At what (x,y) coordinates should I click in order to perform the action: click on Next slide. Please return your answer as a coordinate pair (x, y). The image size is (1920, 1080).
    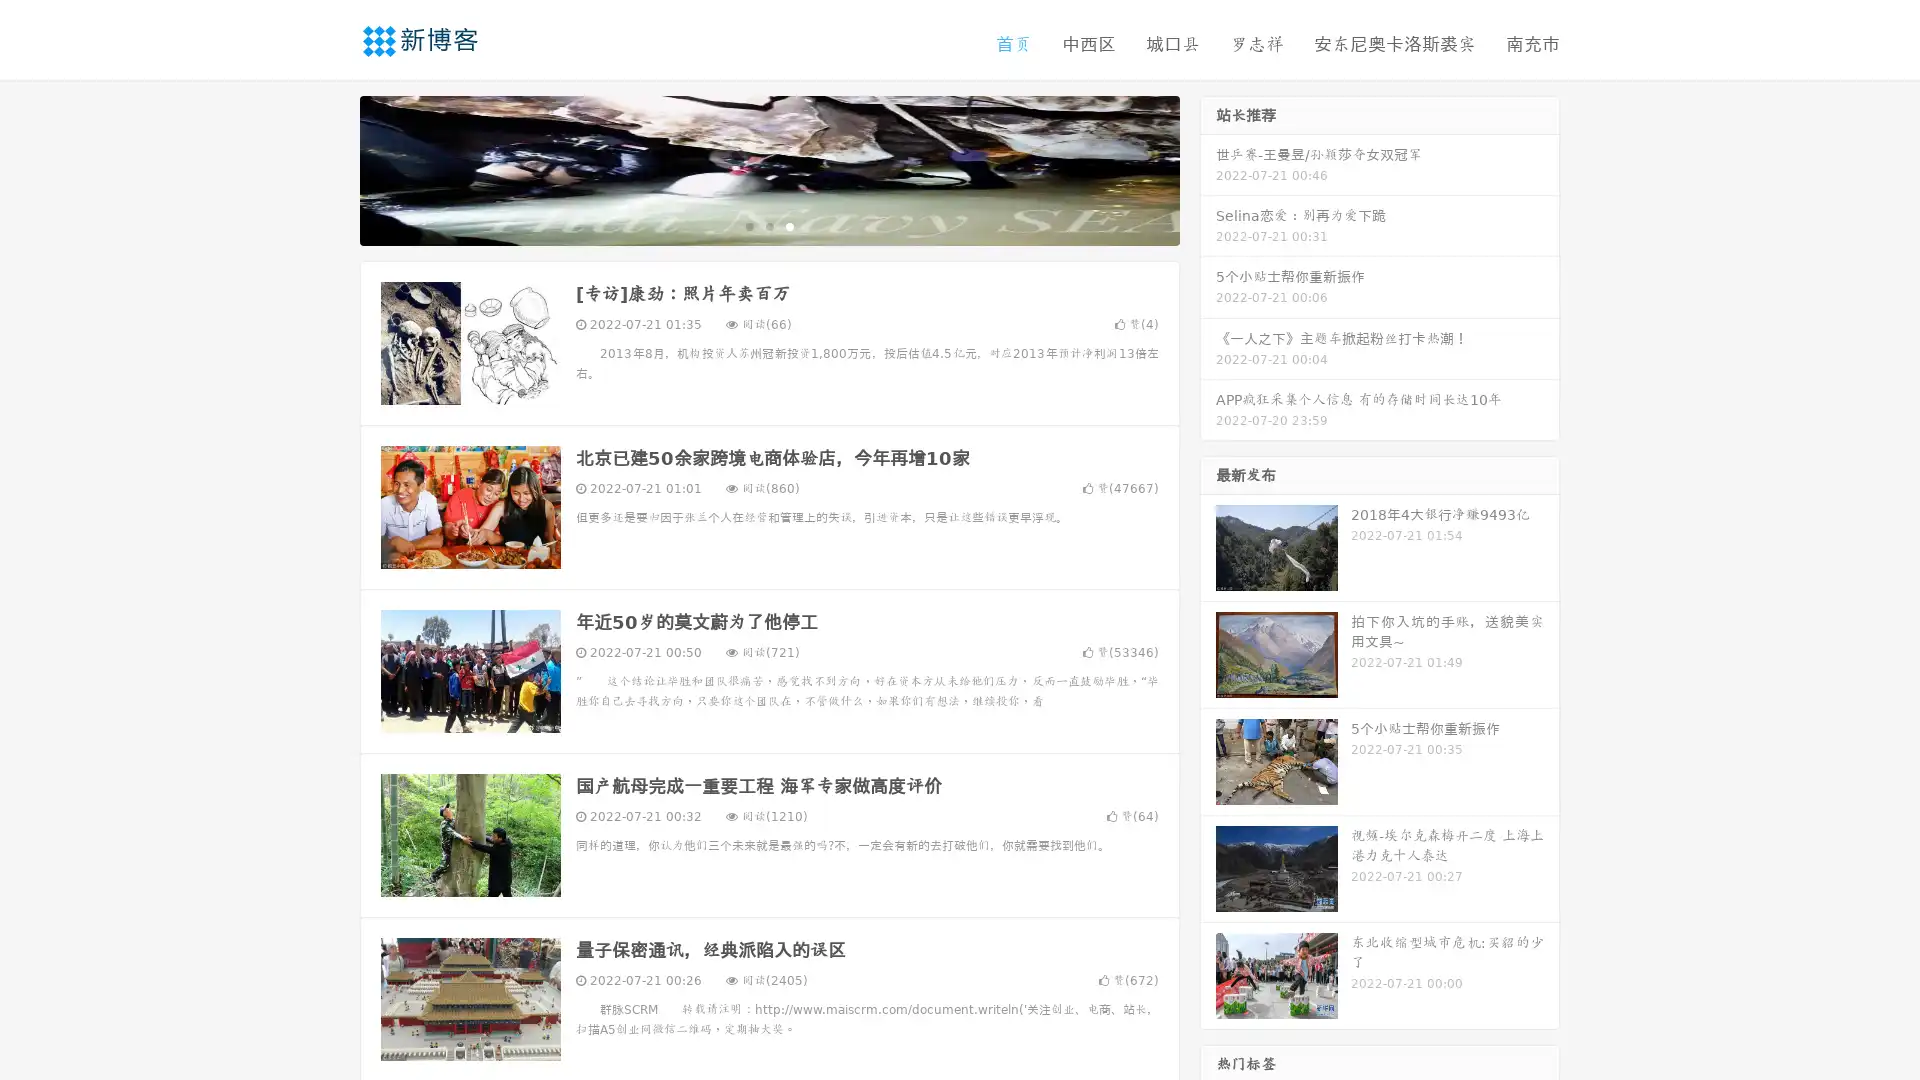
    Looking at the image, I should click on (1208, 168).